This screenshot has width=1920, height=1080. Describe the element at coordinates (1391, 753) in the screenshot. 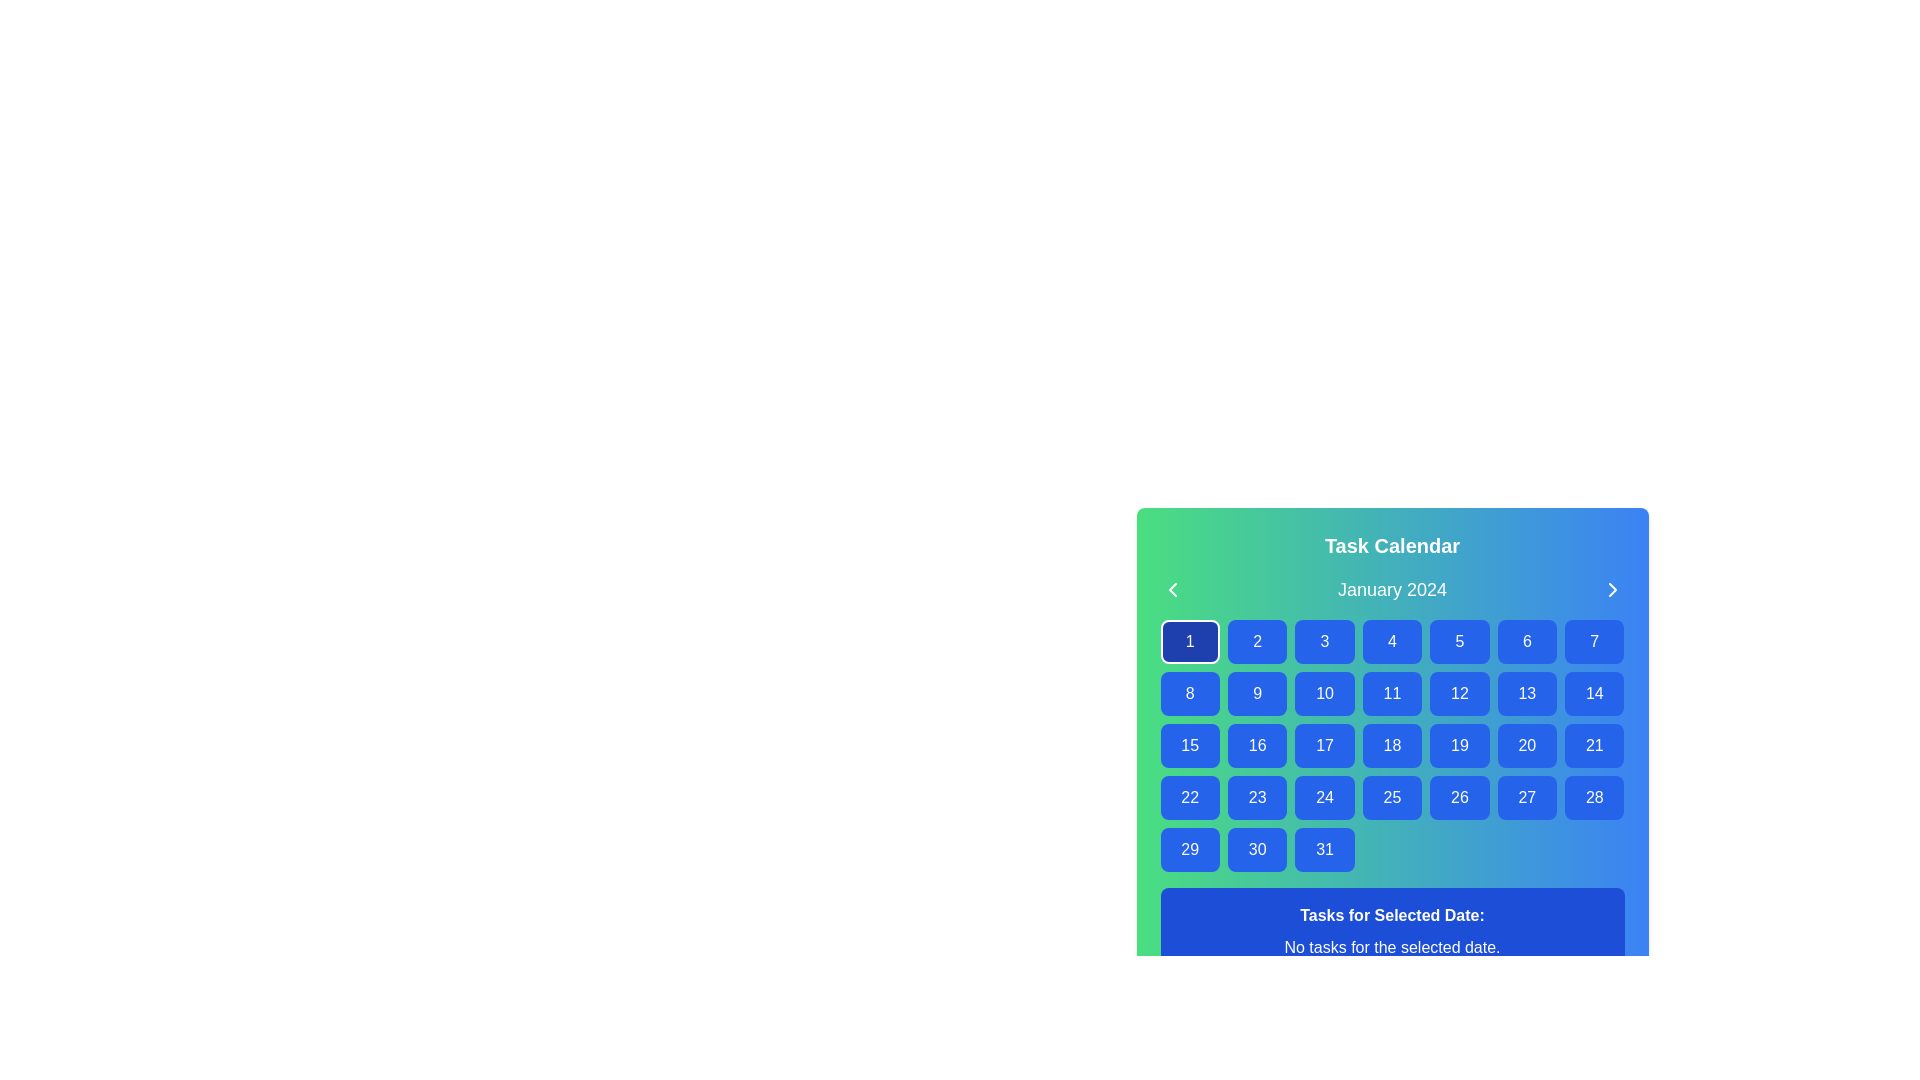

I see `the blue button representing a date in the Calendar Widget` at that location.